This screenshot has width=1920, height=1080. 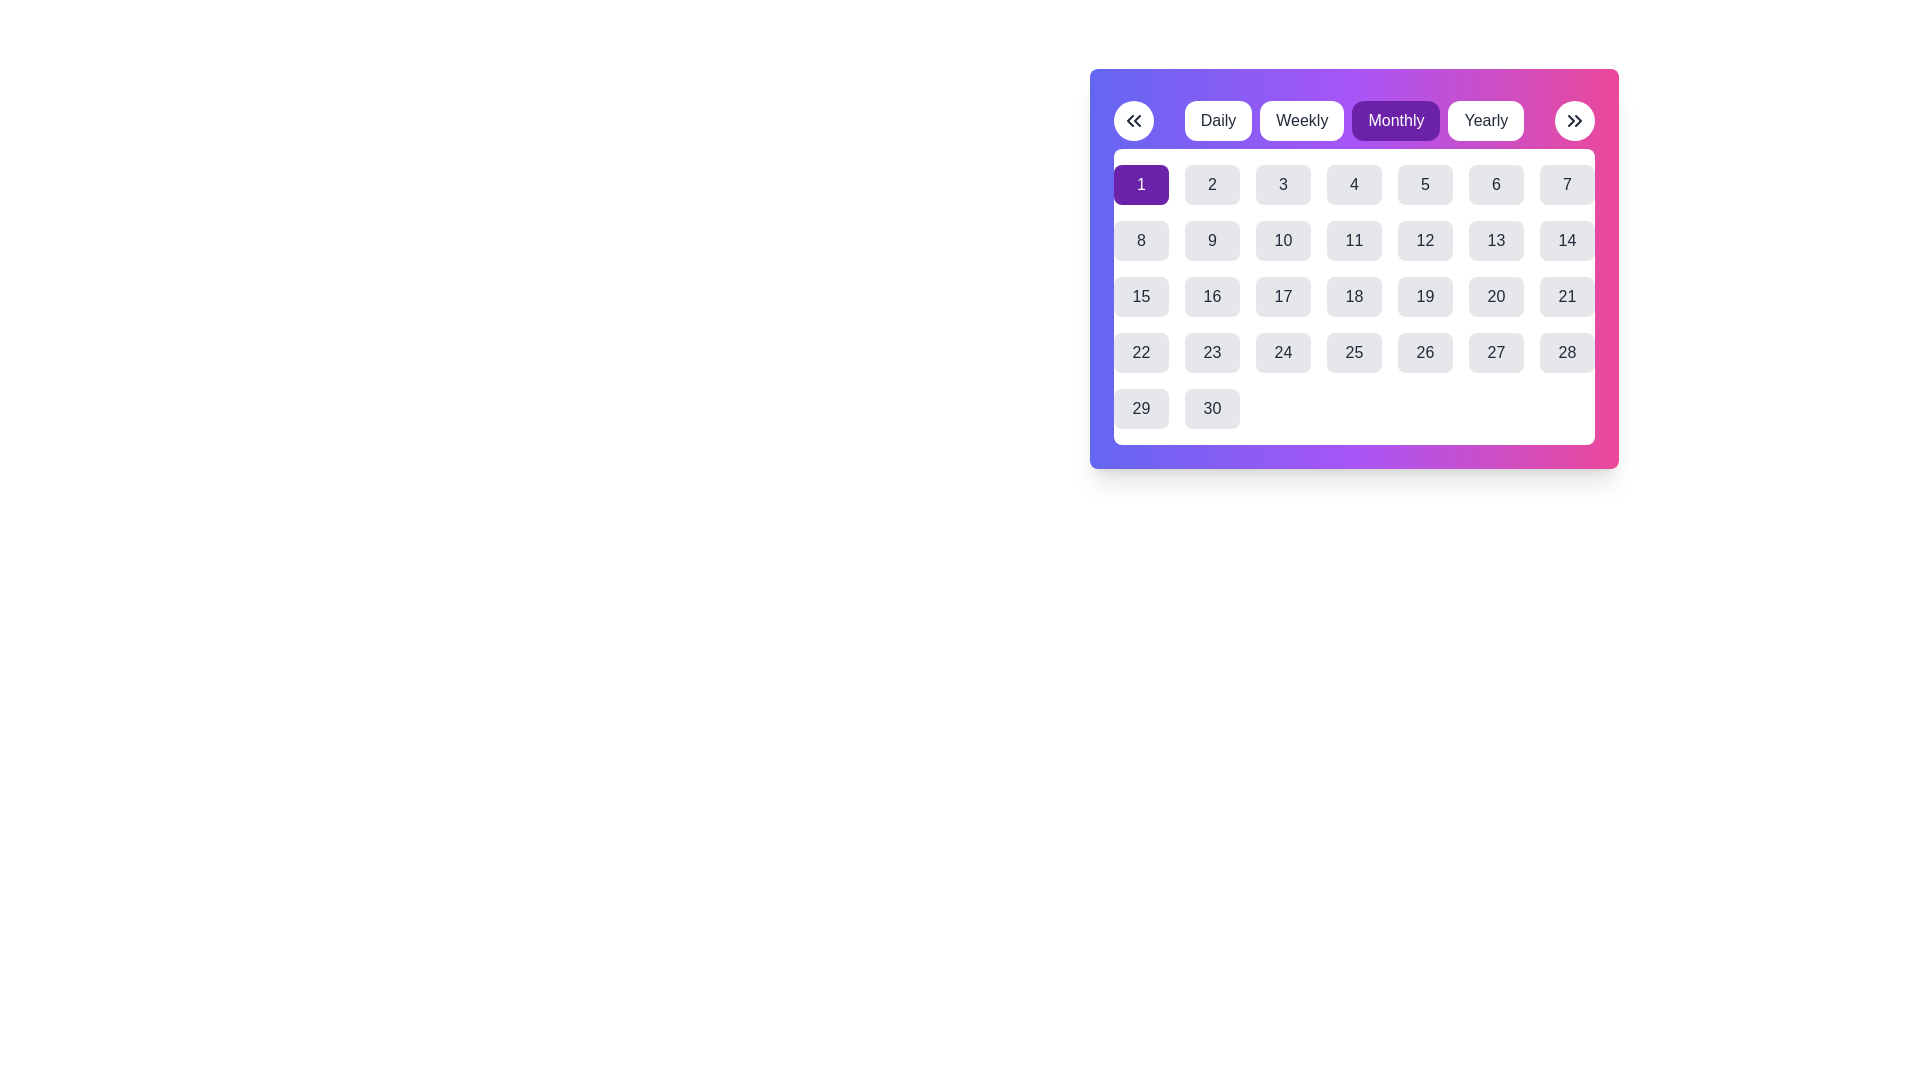 What do you see at coordinates (1211, 185) in the screenshot?
I see `the button displaying the number '2' in black text within a light gray rounded rectangular box` at bounding box center [1211, 185].